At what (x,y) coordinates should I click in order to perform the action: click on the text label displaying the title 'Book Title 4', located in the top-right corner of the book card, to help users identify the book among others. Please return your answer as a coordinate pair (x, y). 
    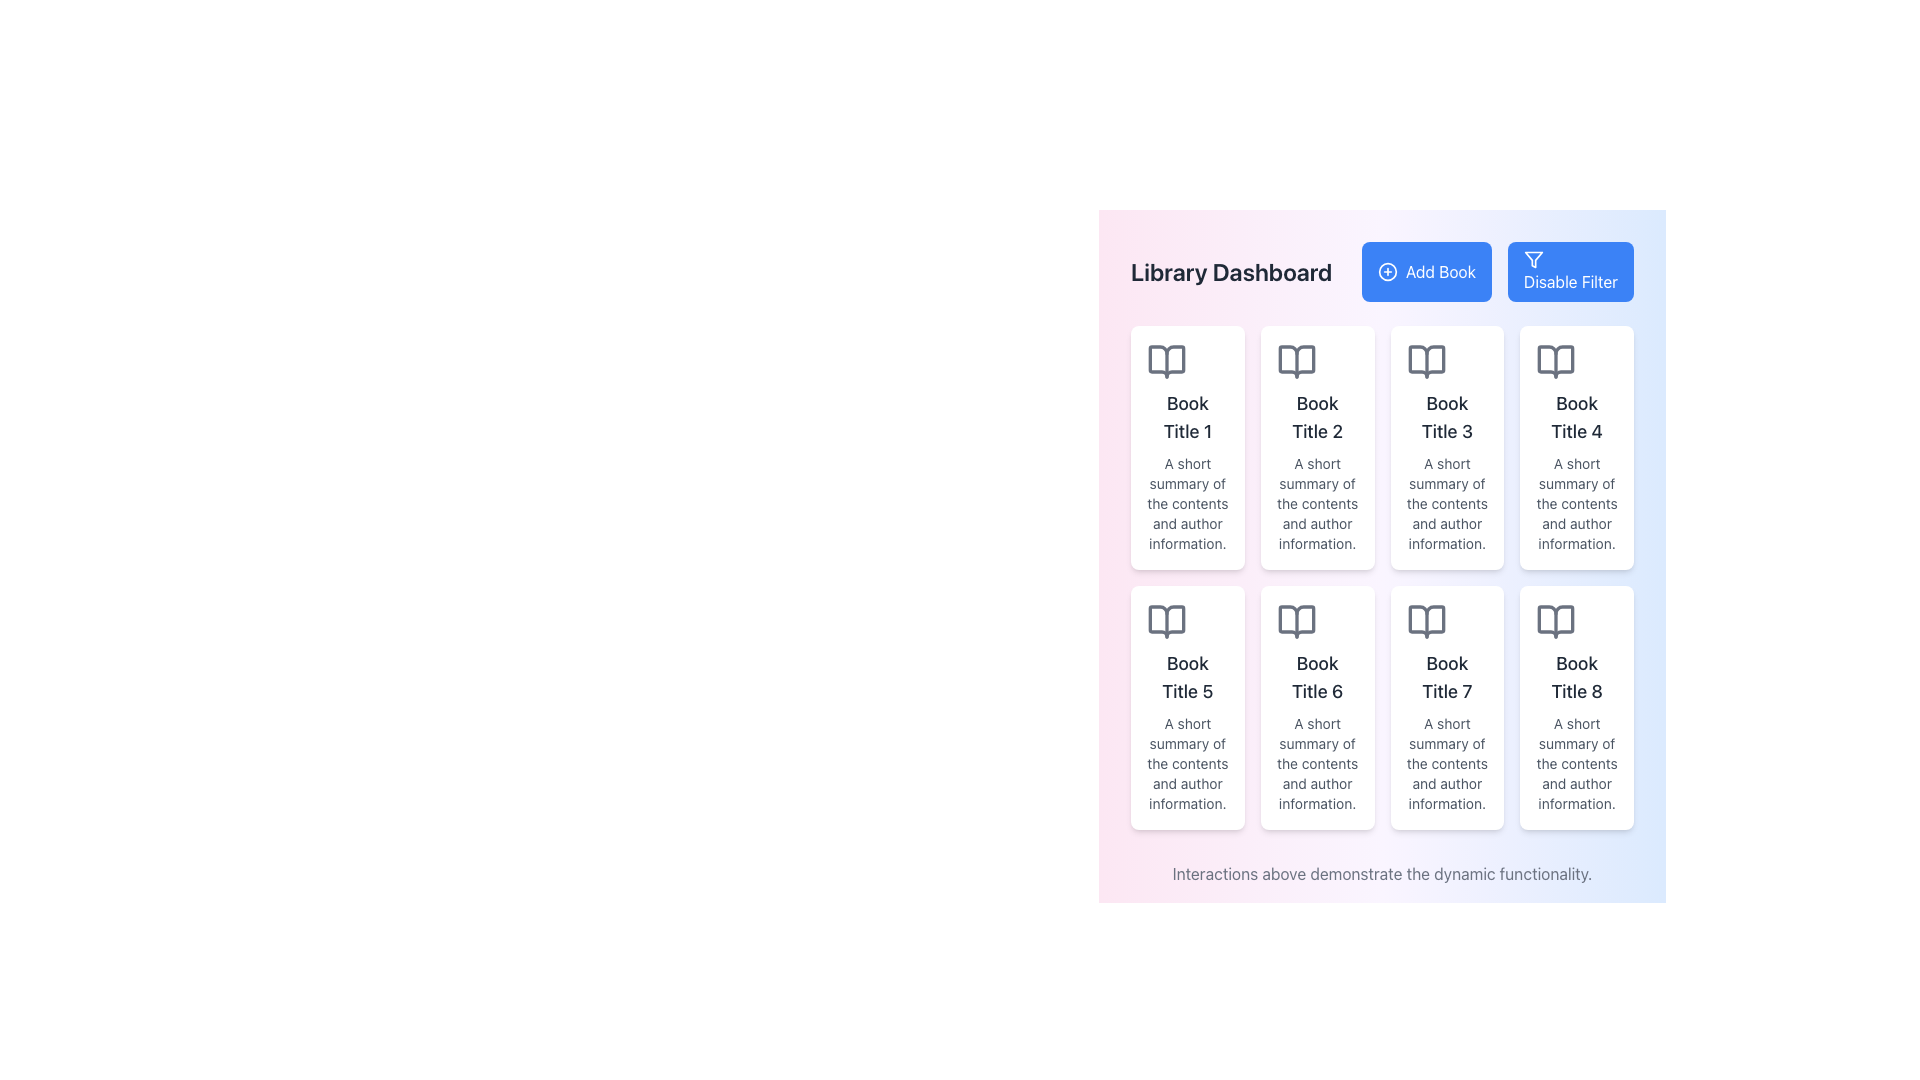
    Looking at the image, I should click on (1576, 416).